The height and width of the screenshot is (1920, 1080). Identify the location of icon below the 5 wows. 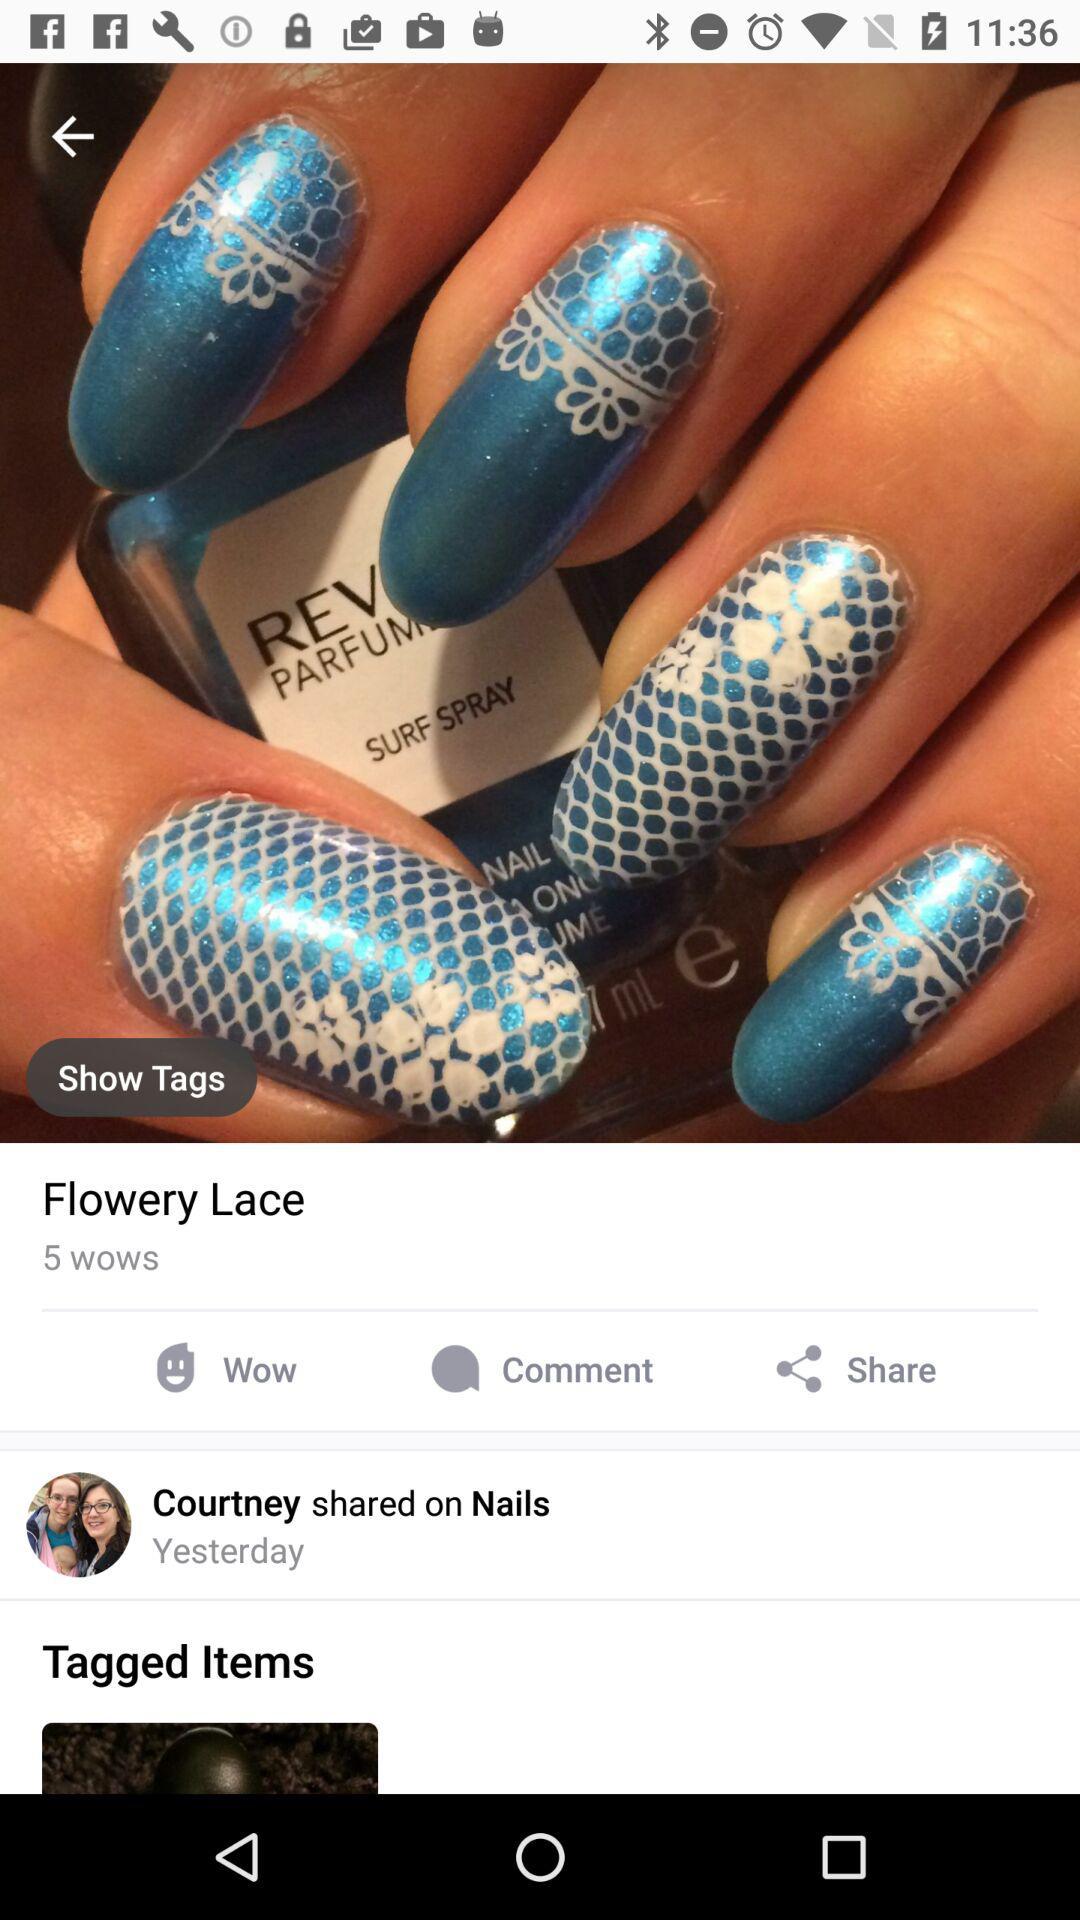
(220, 1368).